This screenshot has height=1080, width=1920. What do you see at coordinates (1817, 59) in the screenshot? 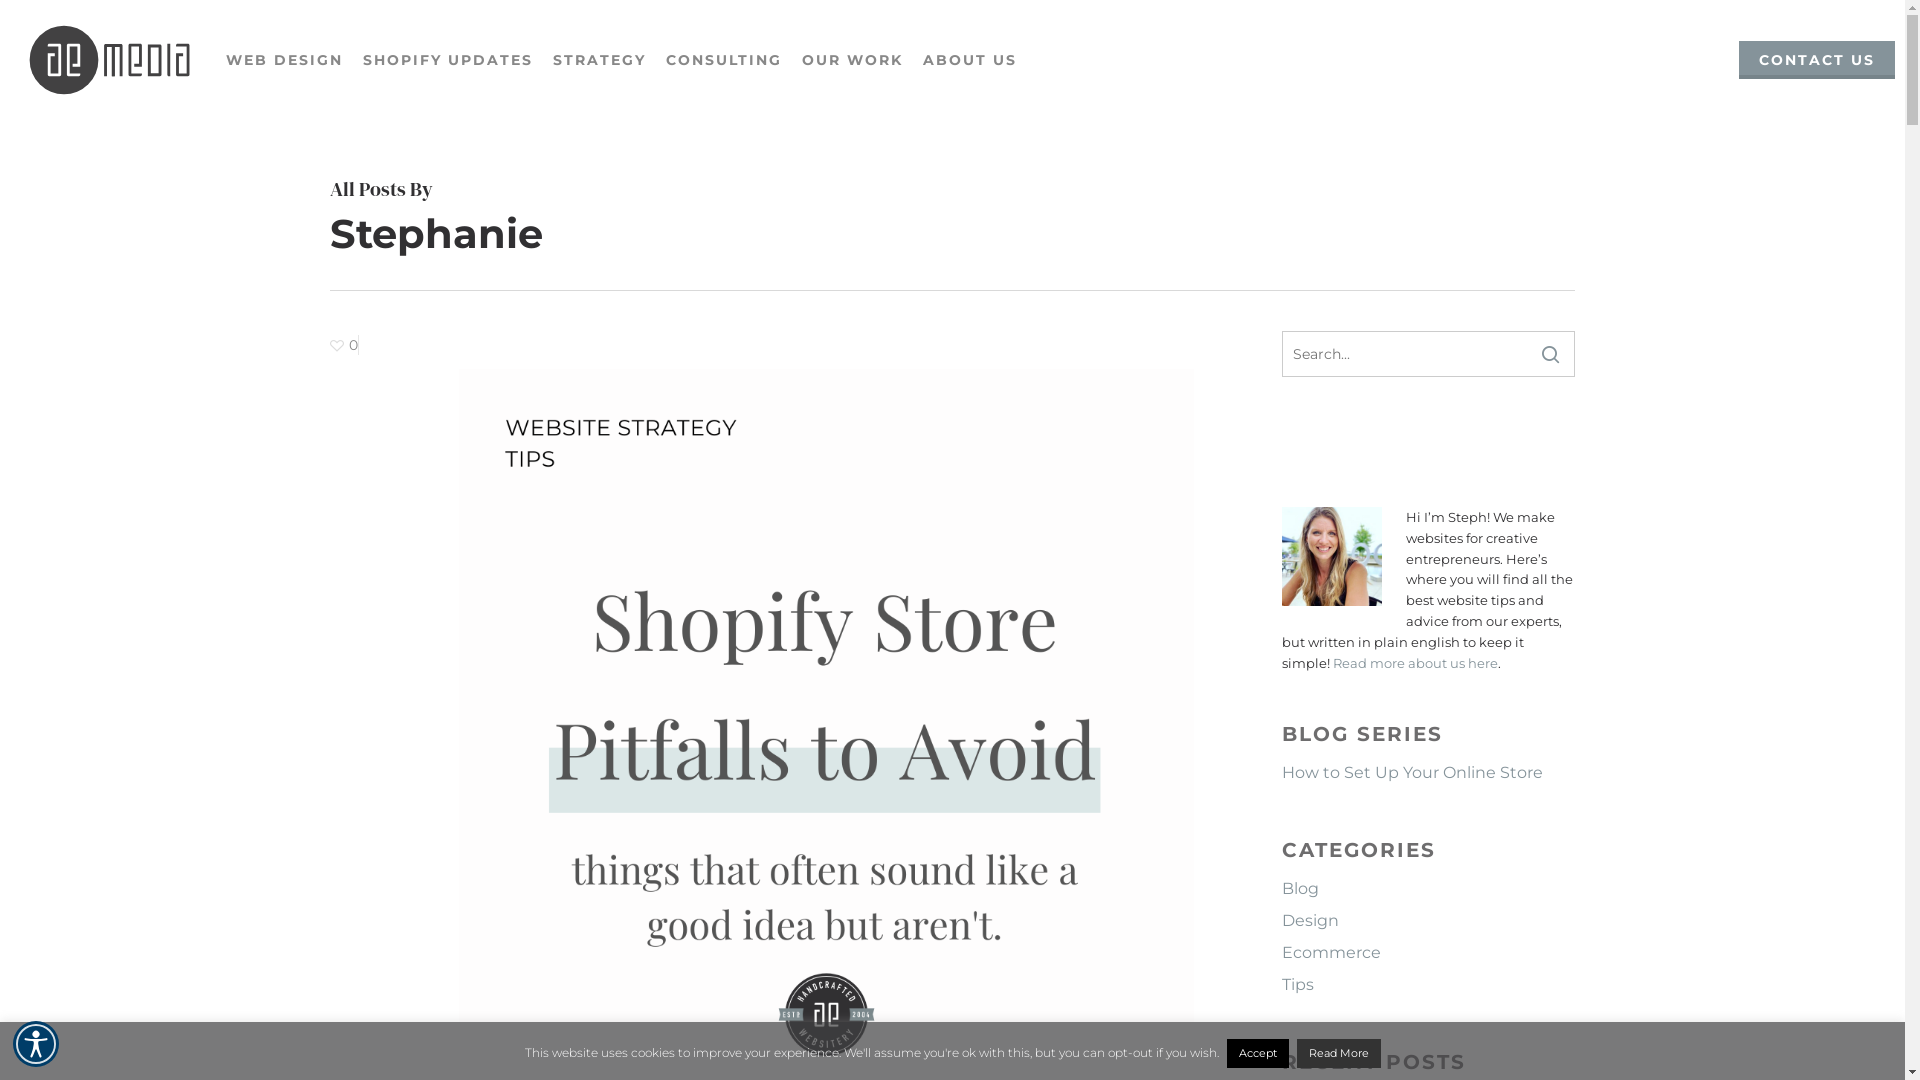
I see `'CONTACT US'` at bounding box center [1817, 59].